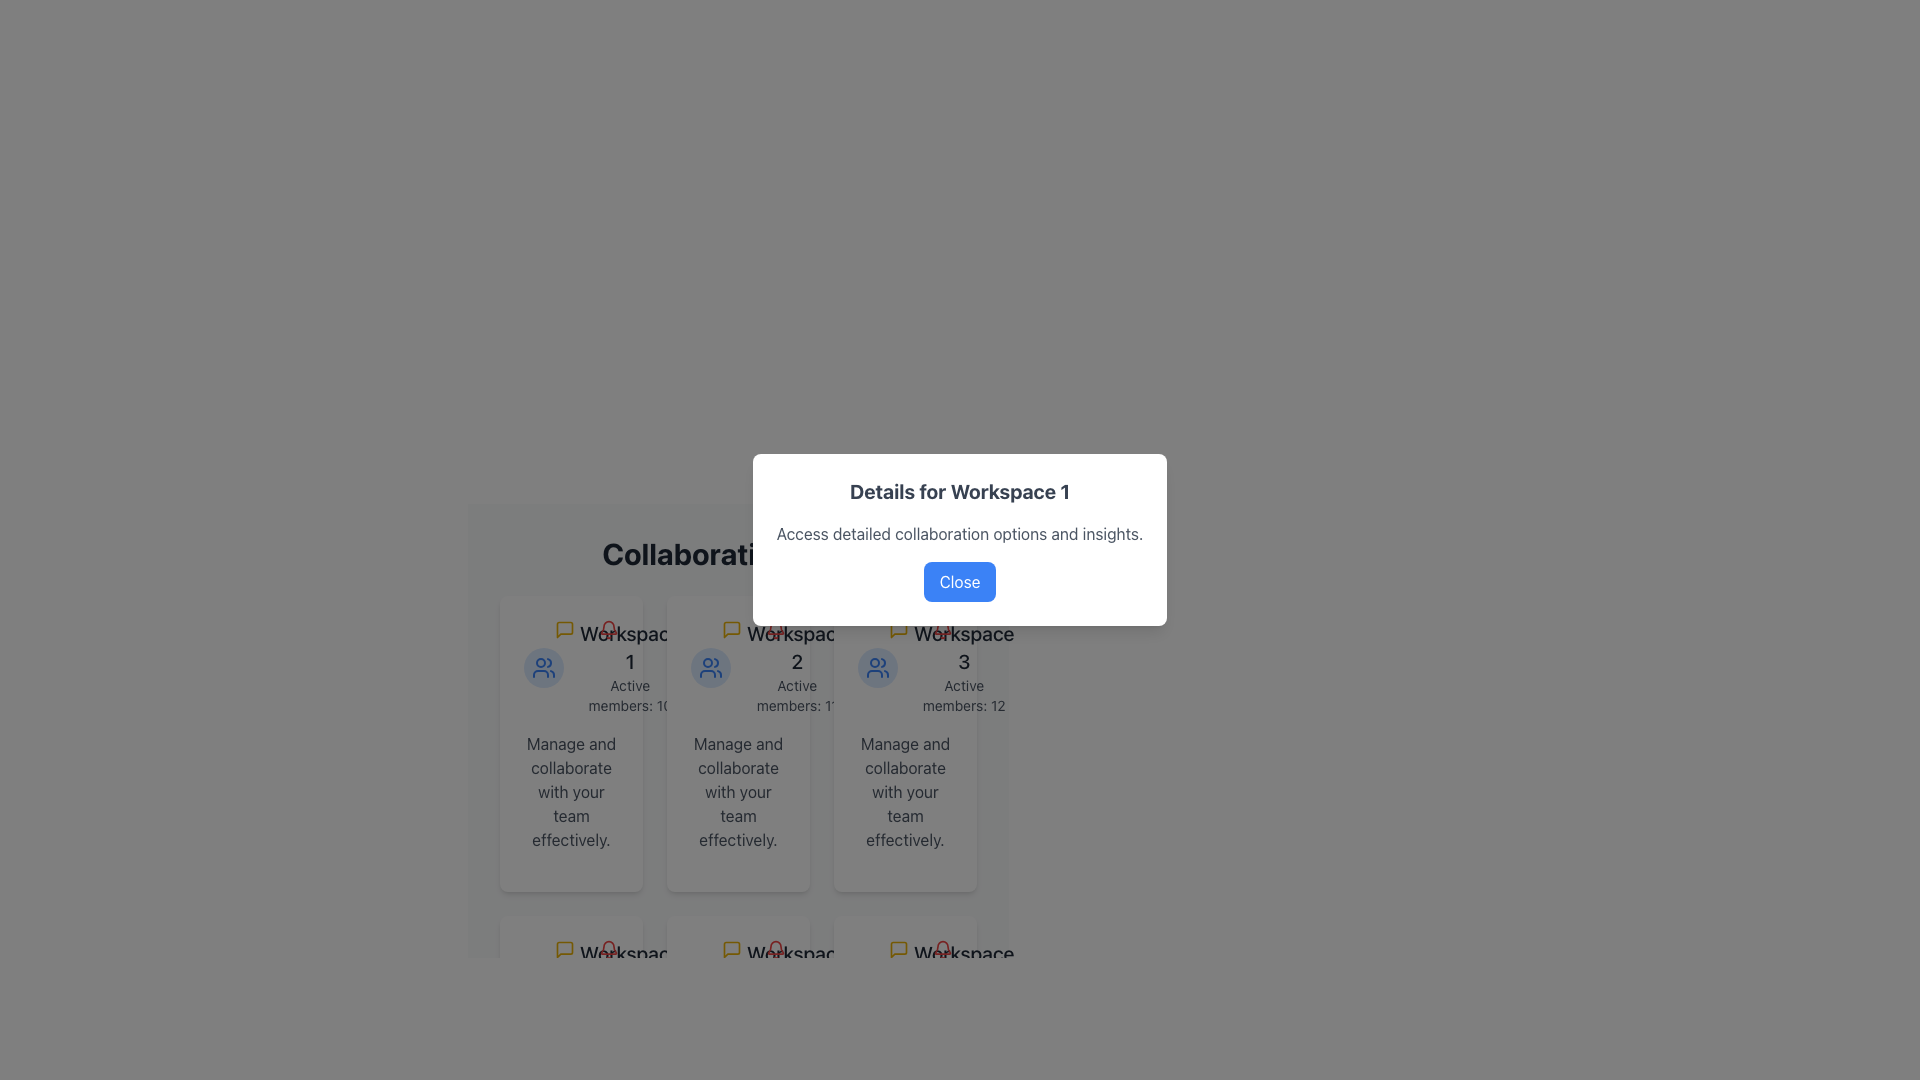 This screenshot has height=1080, width=1920. What do you see at coordinates (964, 648) in the screenshot?
I see `on the text label indicating the name or identifier of the respective workspace, located in the bottom row of the grid layout, farthest right among its row siblings` at bounding box center [964, 648].